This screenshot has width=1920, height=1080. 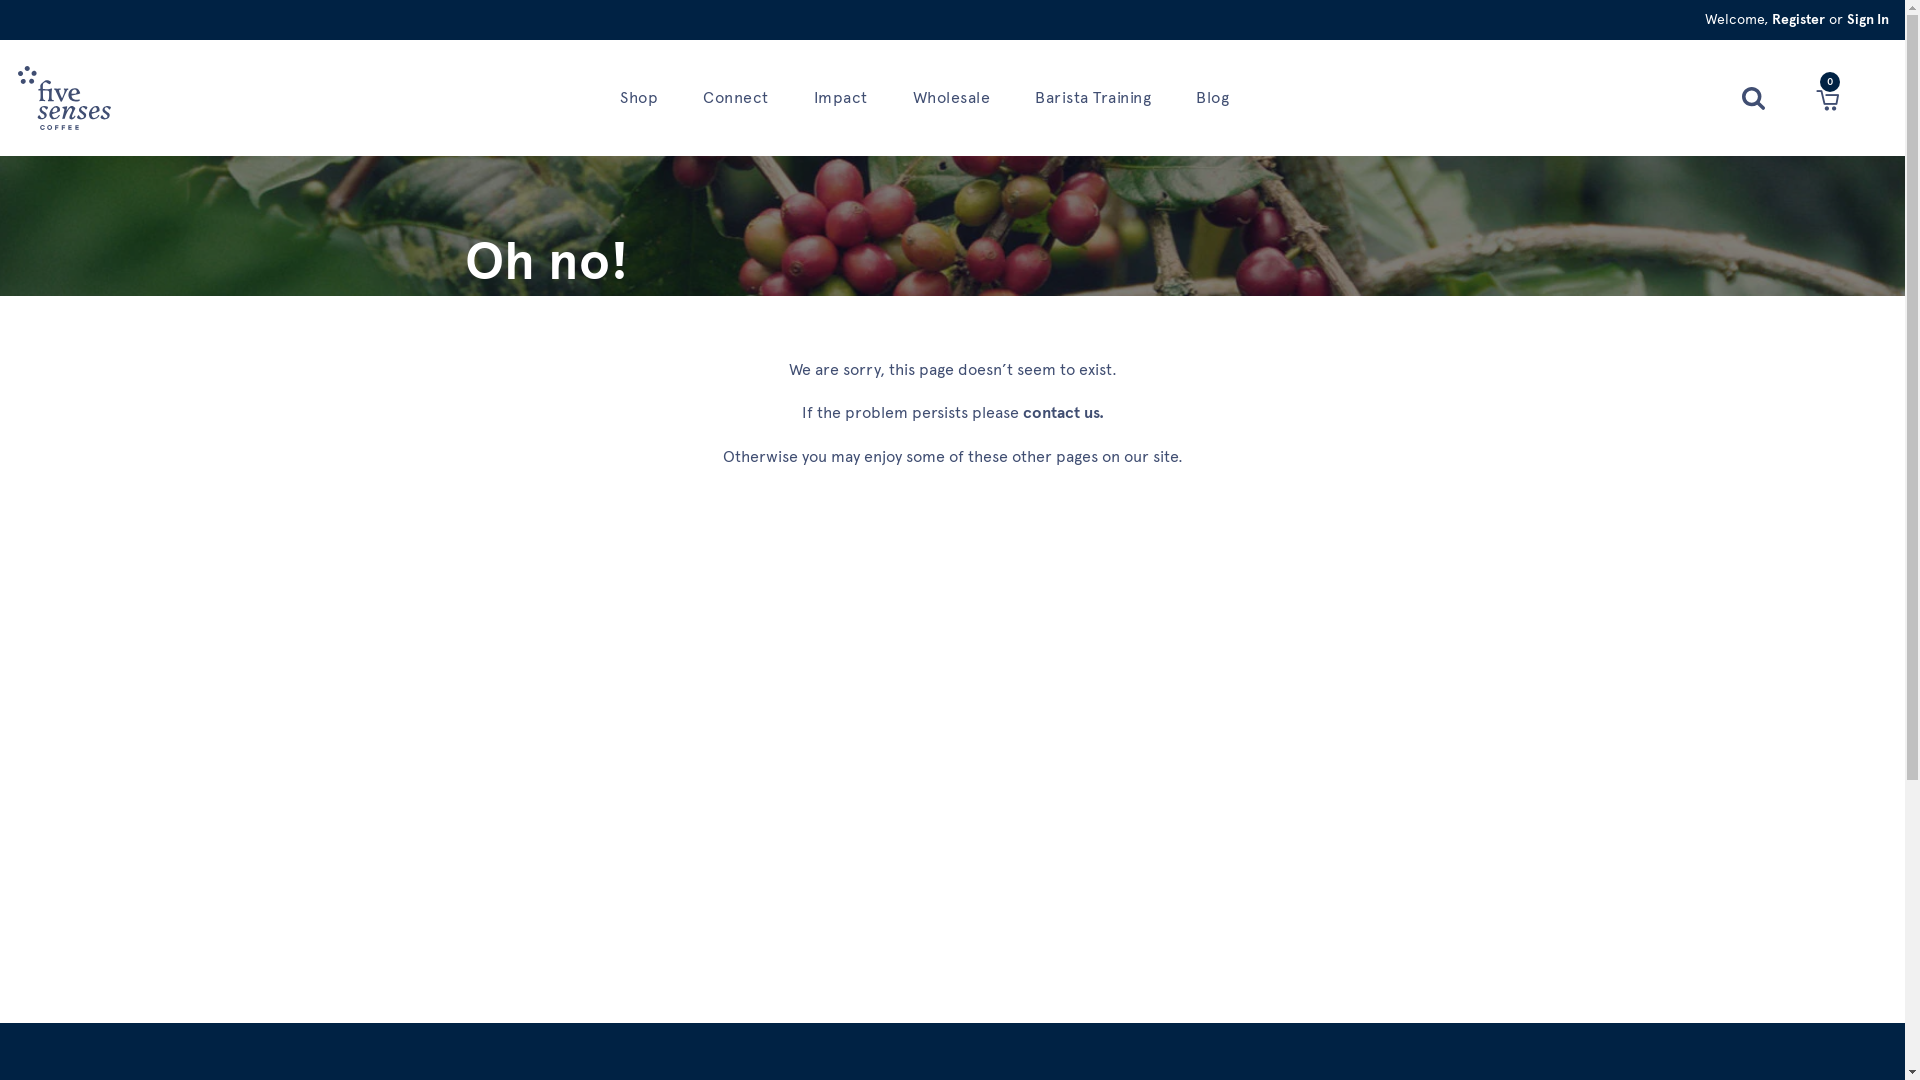 What do you see at coordinates (843, 97) in the screenshot?
I see `'Impact'` at bounding box center [843, 97].